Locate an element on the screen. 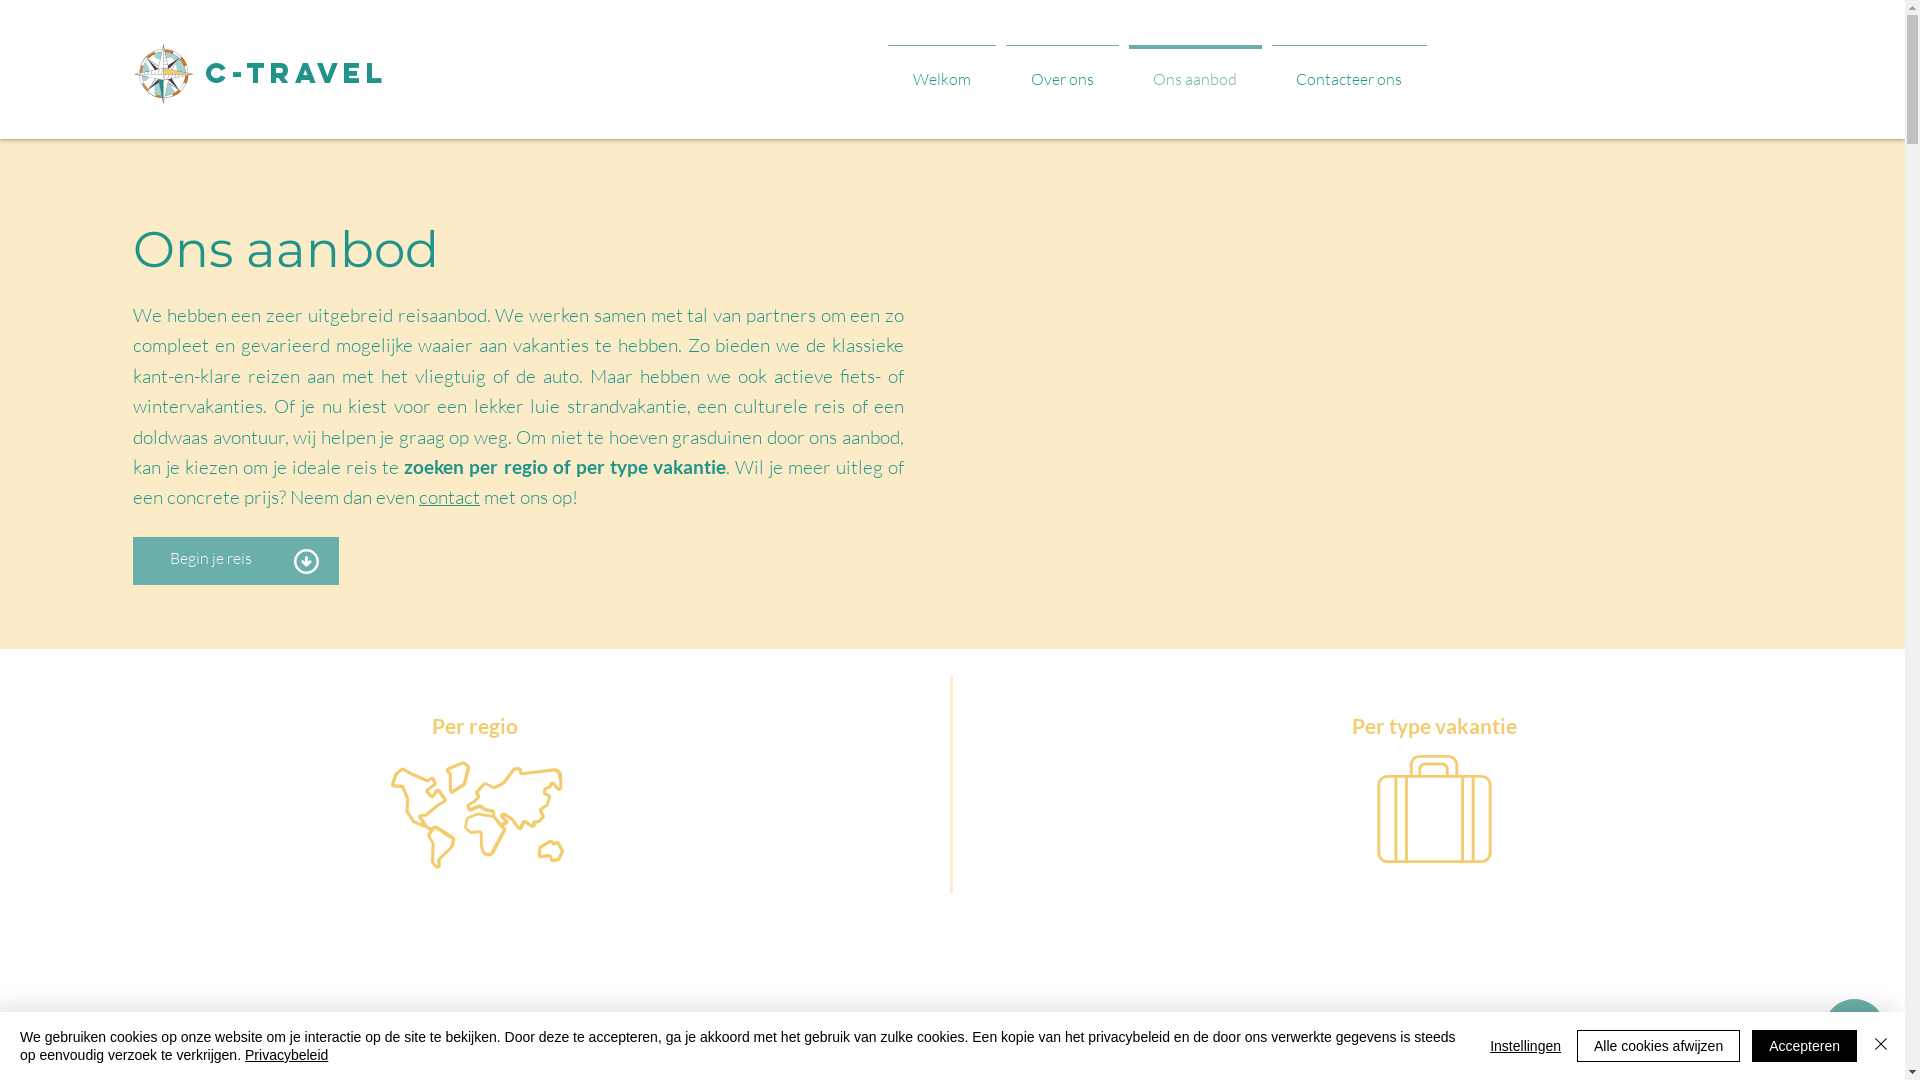  'C-TRAVEL' is located at coordinates (205, 72).